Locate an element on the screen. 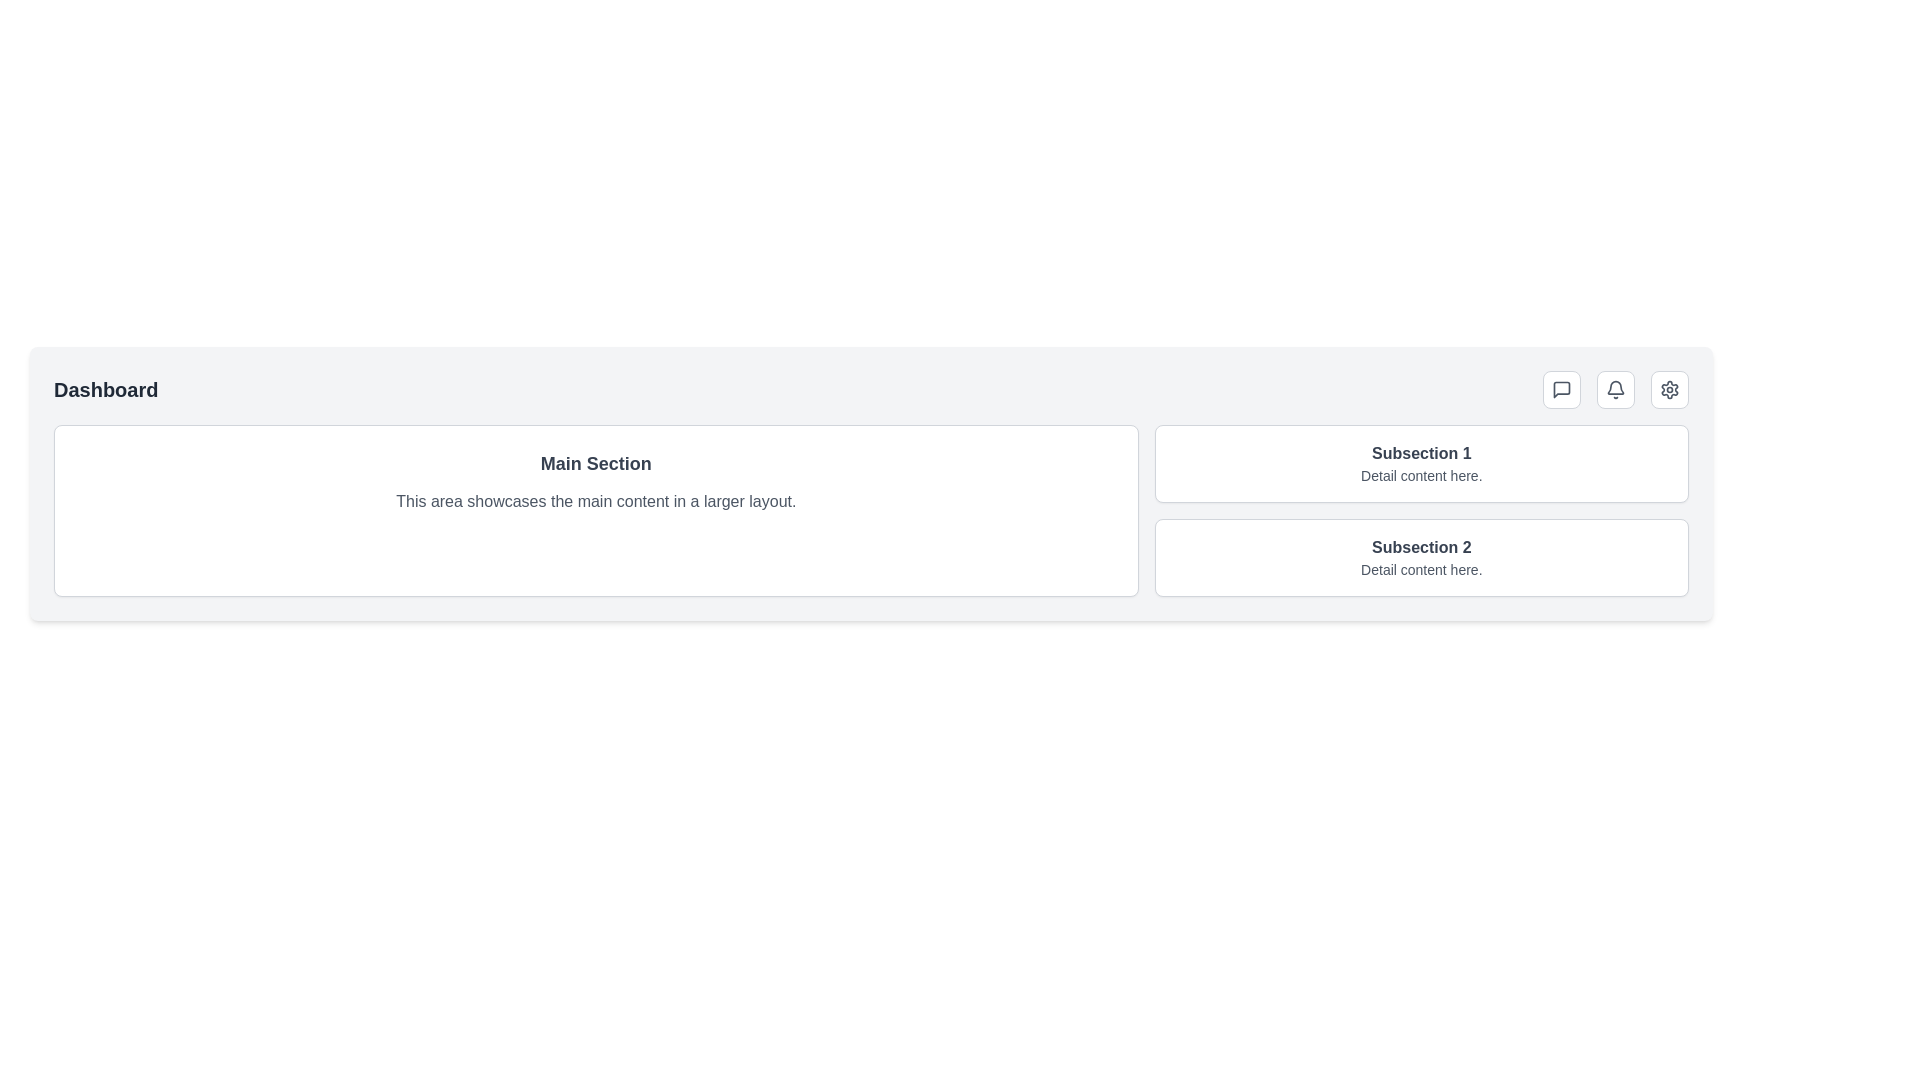  the informational section displaying 'Subsection 1' to reveal more details is located at coordinates (1420, 463).